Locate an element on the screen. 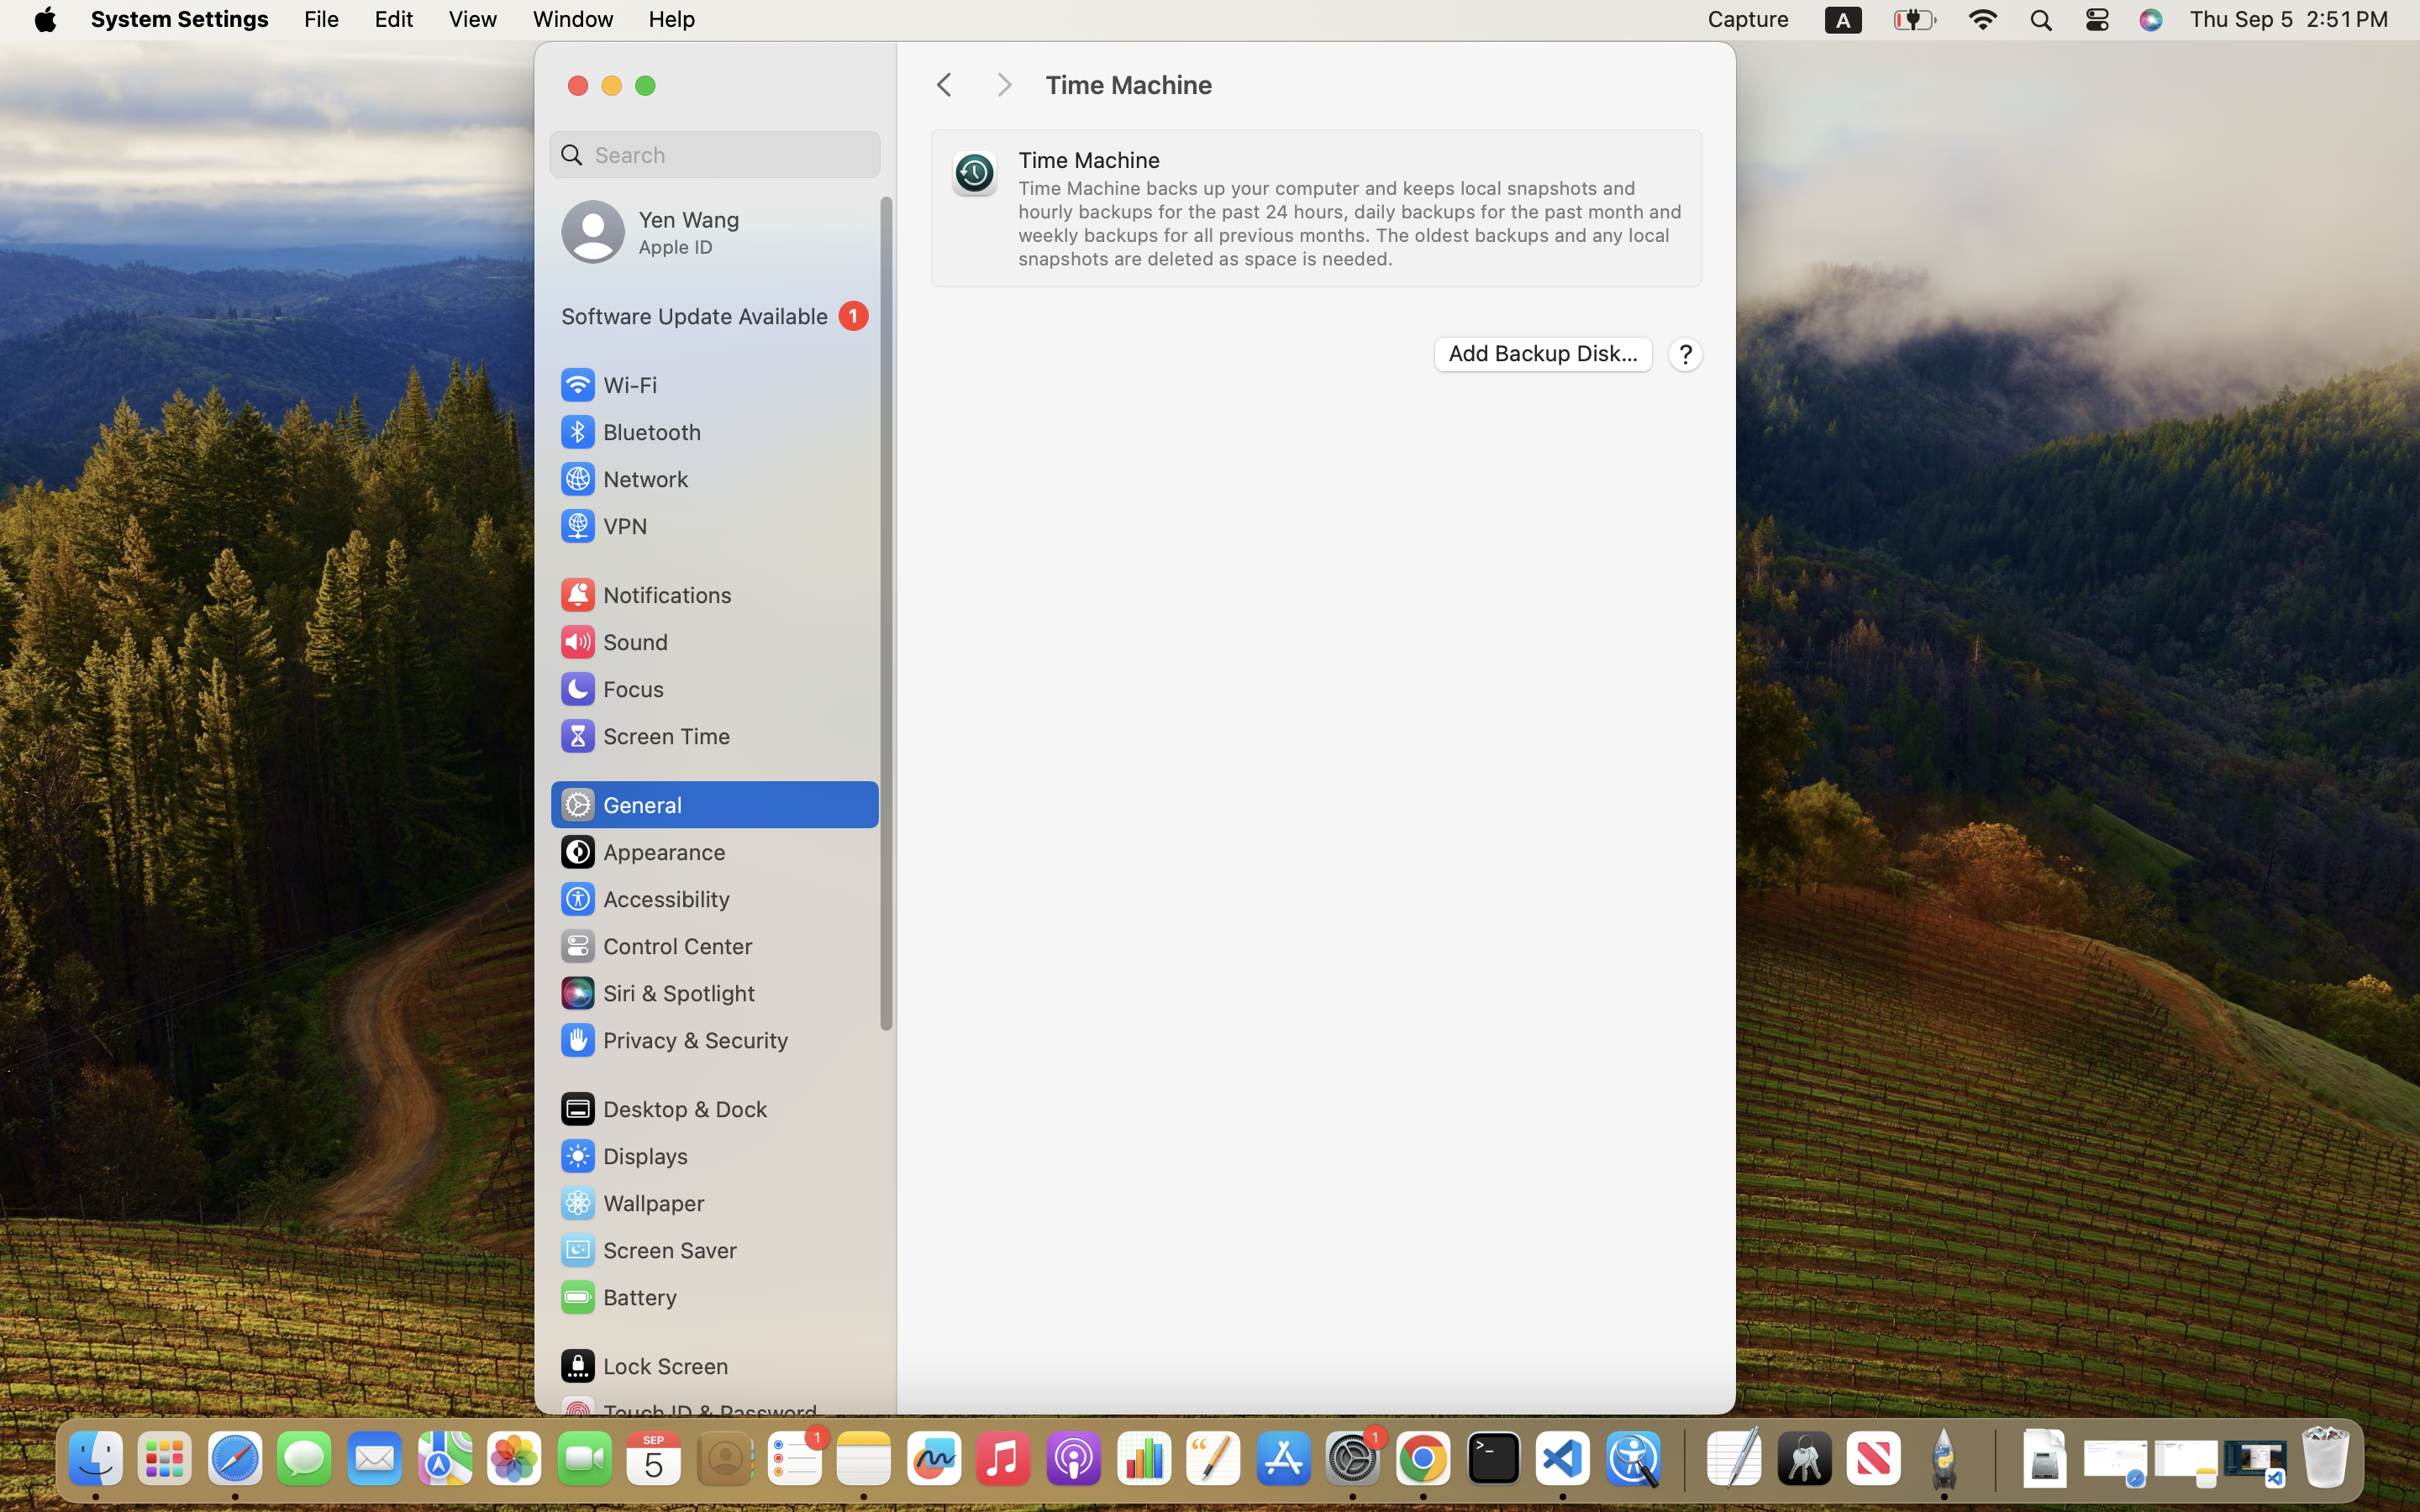  'Wi‑Fi' is located at coordinates (607, 383).